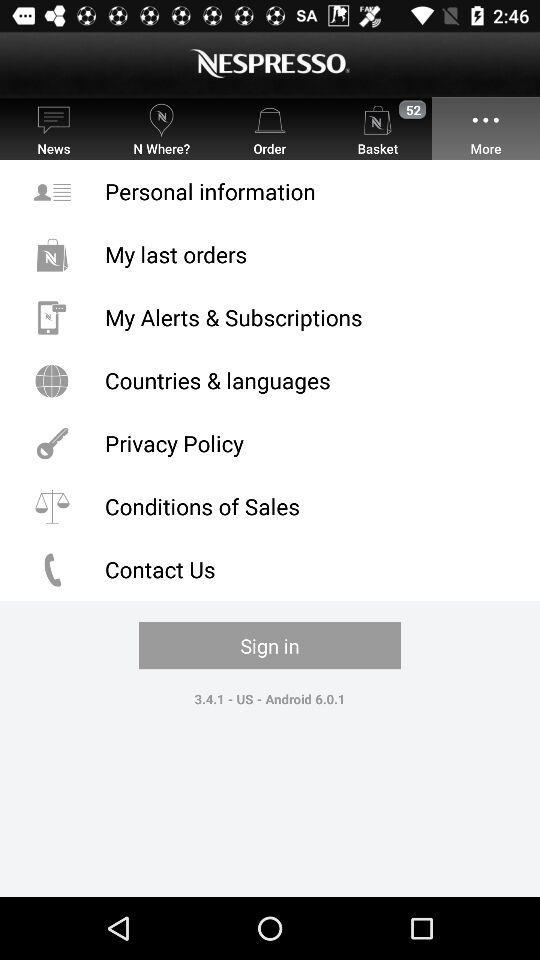 The width and height of the screenshot is (540, 960). What do you see at coordinates (270, 505) in the screenshot?
I see `item below privacy policy` at bounding box center [270, 505].